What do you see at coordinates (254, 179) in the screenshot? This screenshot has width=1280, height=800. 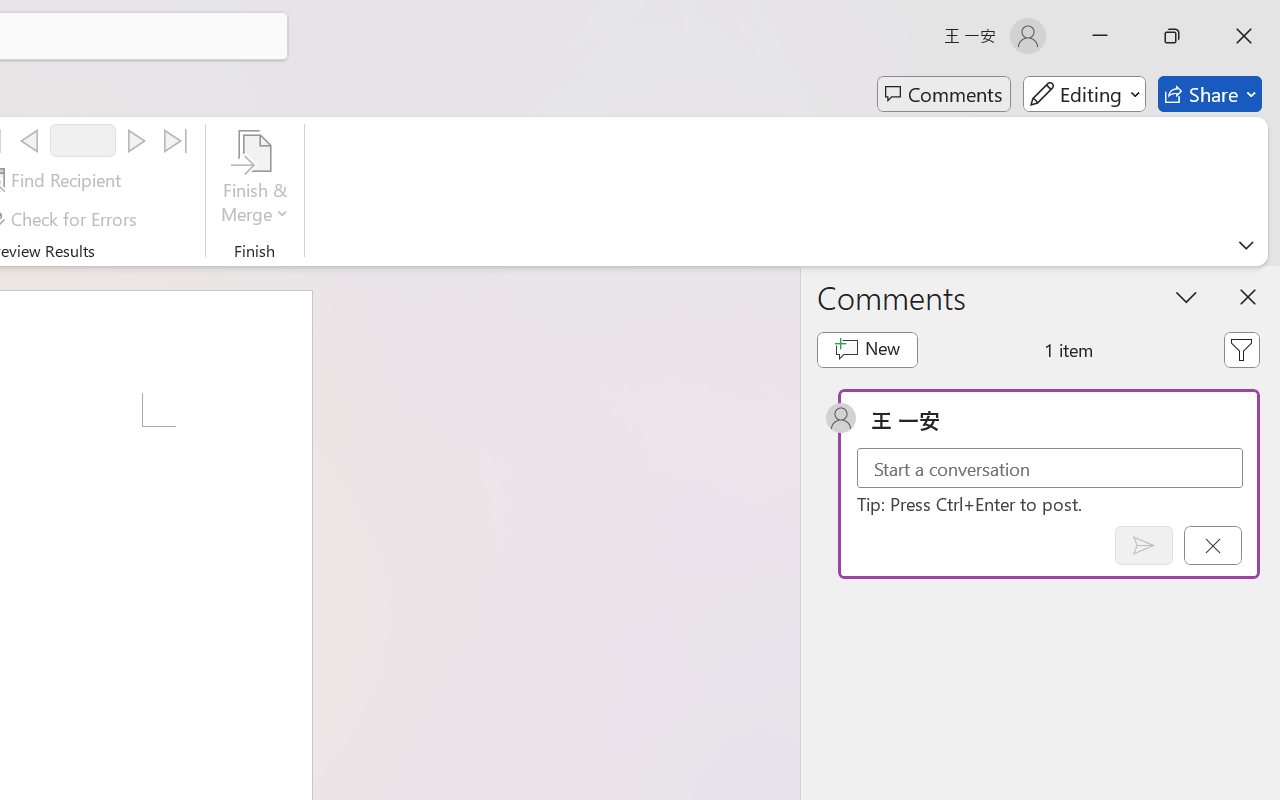 I see `'Finish & Merge'` at bounding box center [254, 179].